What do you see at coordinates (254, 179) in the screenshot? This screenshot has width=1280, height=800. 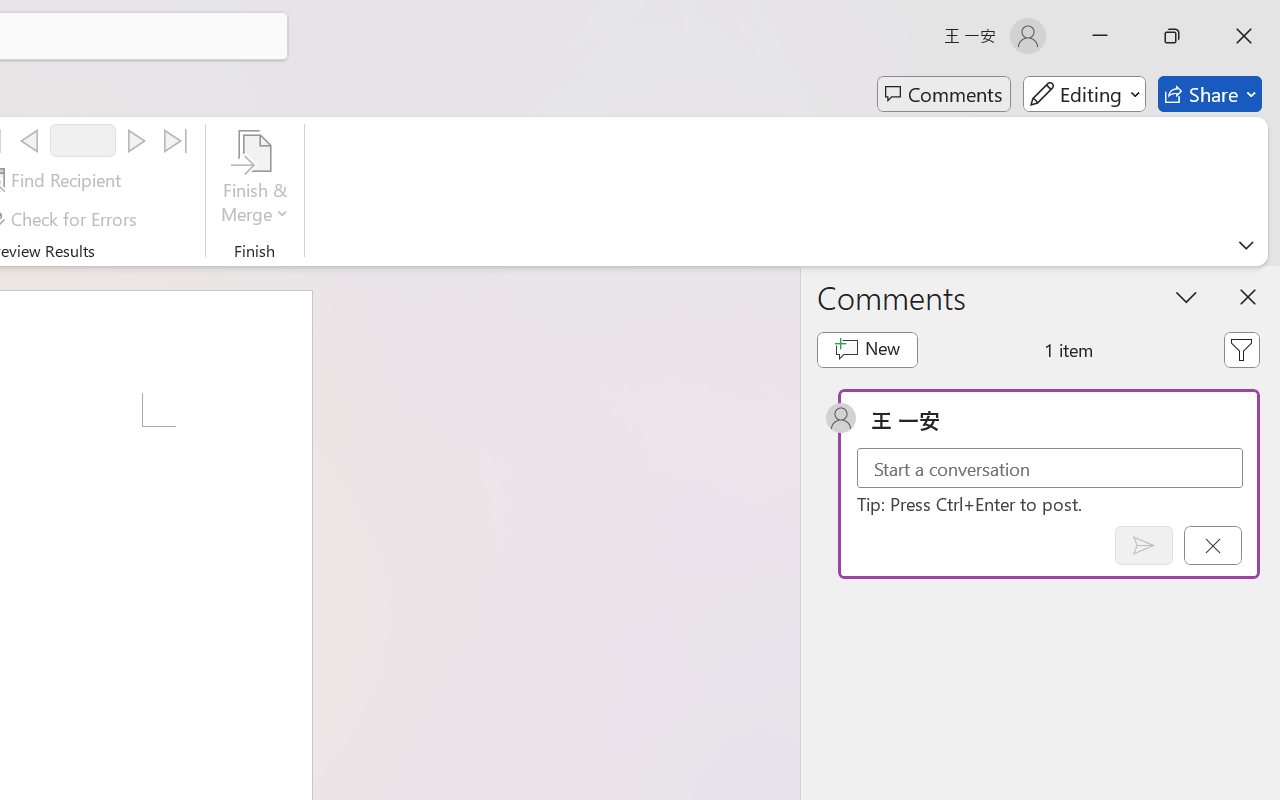 I see `'Finish & Merge'` at bounding box center [254, 179].